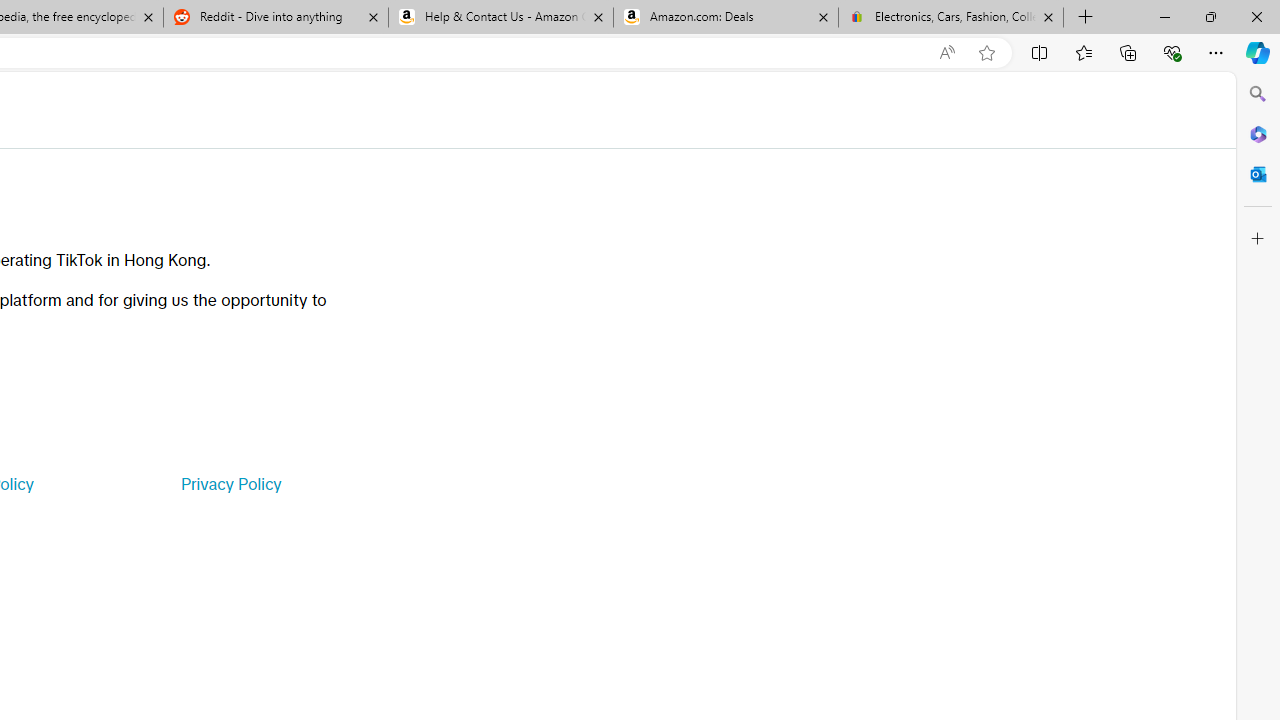  What do you see at coordinates (950, 17) in the screenshot?
I see `'Electronics, Cars, Fashion, Collectibles & More | eBay'` at bounding box center [950, 17].